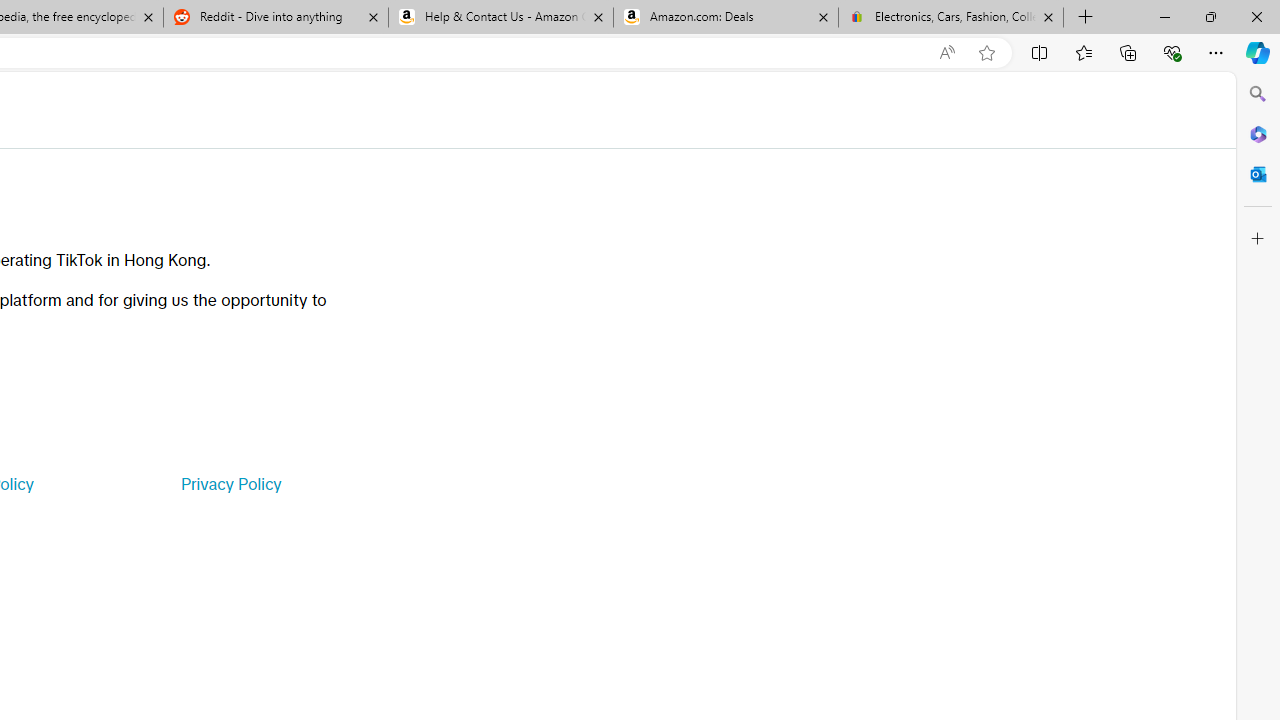  What do you see at coordinates (950, 17) in the screenshot?
I see `'Electronics, Cars, Fashion, Collectibles & More | eBay'` at bounding box center [950, 17].